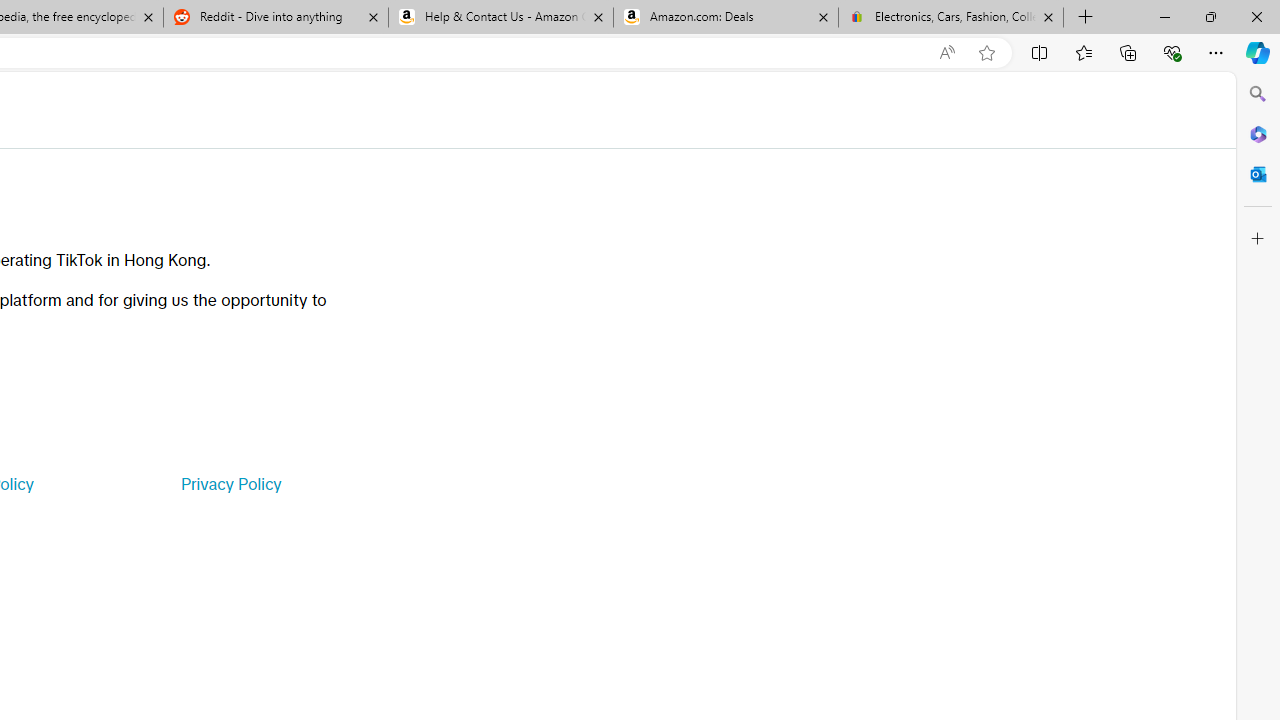  What do you see at coordinates (950, 17) in the screenshot?
I see `'Electronics, Cars, Fashion, Collectibles & More | eBay'` at bounding box center [950, 17].